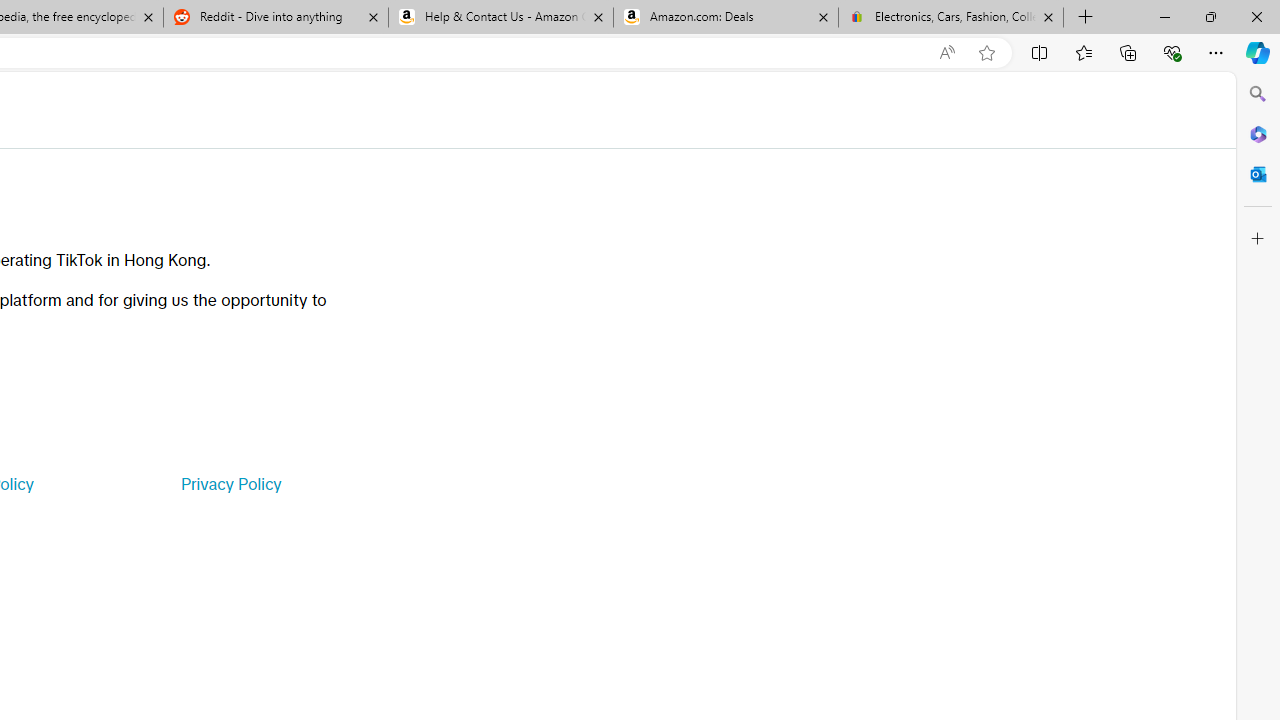  What do you see at coordinates (950, 17) in the screenshot?
I see `'Electronics, Cars, Fashion, Collectibles & More | eBay'` at bounding box center [950, 17].